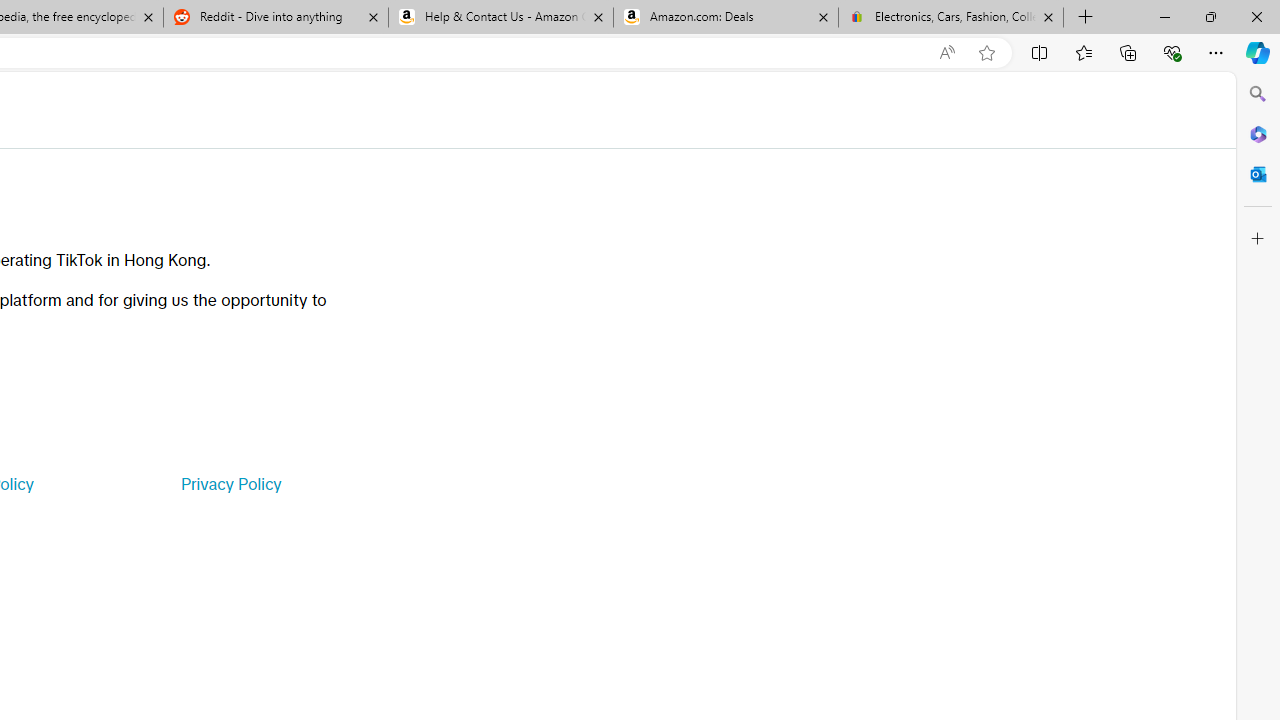  What do you see at coordinates (950, 17) in the screenshot?
I see `'Electronics, Cars, Fashion, Collectibles & More | eBay'` at bounding box center [950, 17].